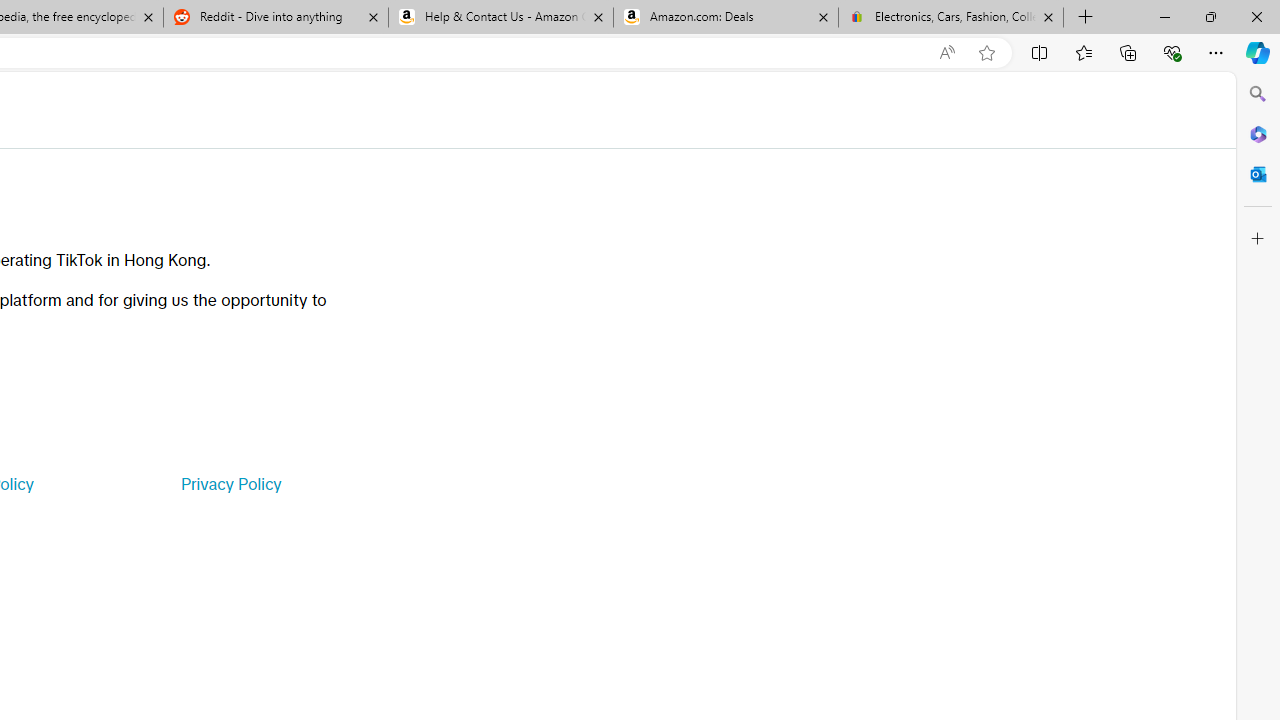  What do you see at coordinates (950, 17) in the screenshot?
I see `'Electronics, Cars, Fashion, Collectibles & More | eBay'` at bounding box center [950, 17].